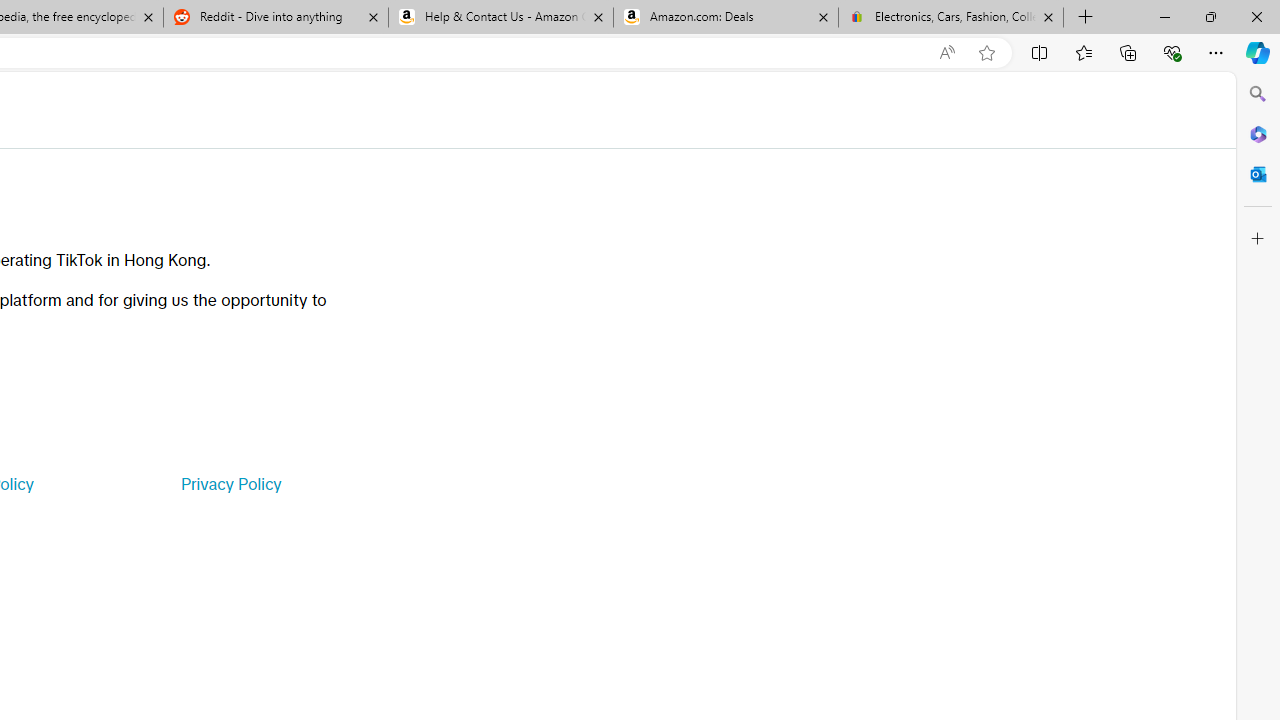  What do you see at coordinates (950, 17) in the screenshot?
I see `'Electronics, Cars, Fashion, Collectibles & More | eBay'` at bounding box center [950, 17].